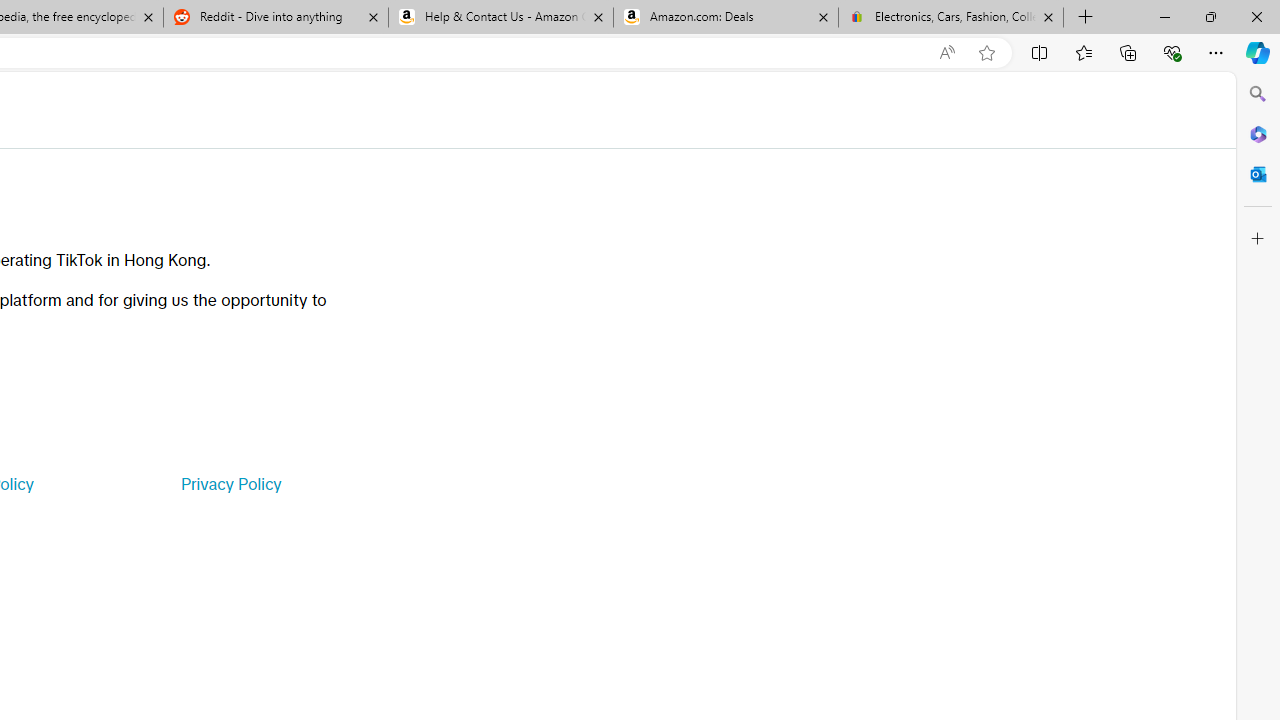  What do you see at coordinates (950, 17) in the screenshot?
I see `'Electronics, Cars, Fashion, Collectibles & More | eBay'` at bounding box center [950, 17].